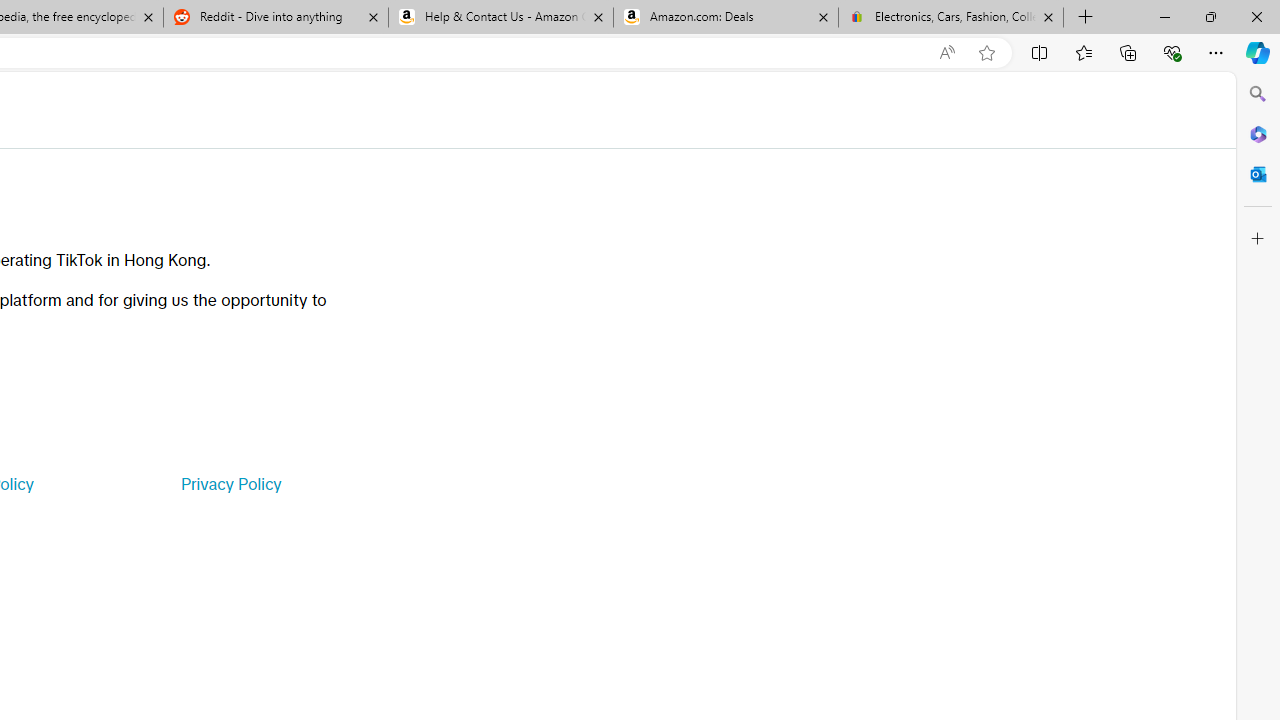  What do you see at coordinates (950, 17) in the screenshot?
I see `'Electronics, Cars, Fashion, Collectibles & More | eBay'` at bounding box center [950, 17].